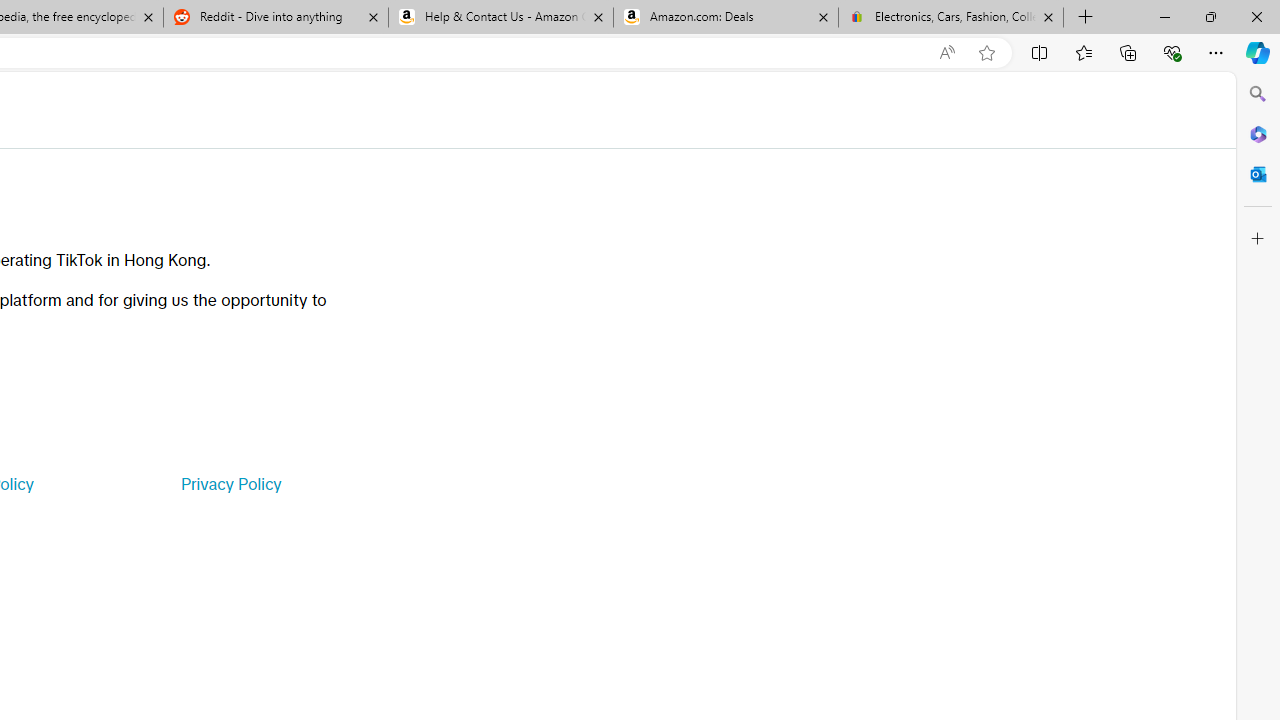  What do you see at coordinates (950, 17) in the screenshot?
I see `'Electronics, Cars, Fashion, Collectibles & More | eBay'` at bounding box center [950, 17].